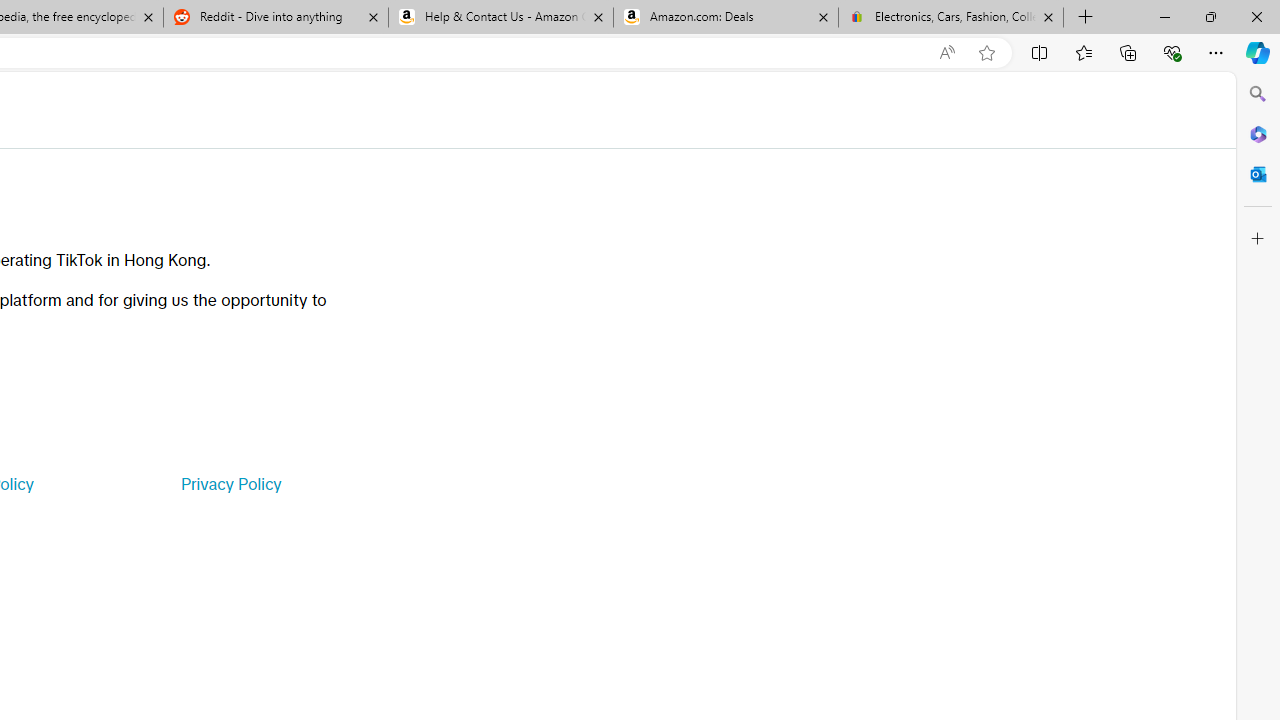  What do you see at coordinates (950, 17) in the screenshot?
I see `'Electronics, Cars, Fashion, Collectibles & More | eBay'` at bounding box center [950, 17].